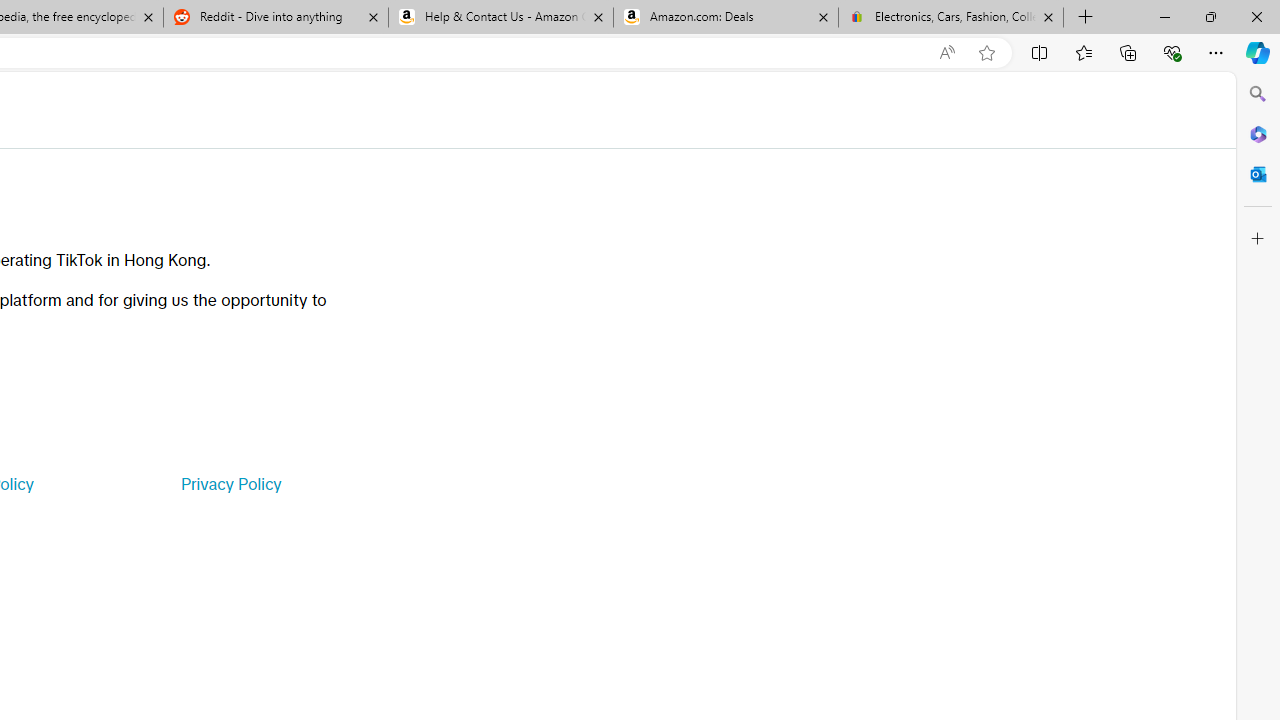  What do you see at coordinates (950, 17) in the screenshot?
I see `'Electronics, Cars, Fashion, Collectibles & More | eBay'` at bounding box center [950, 17].